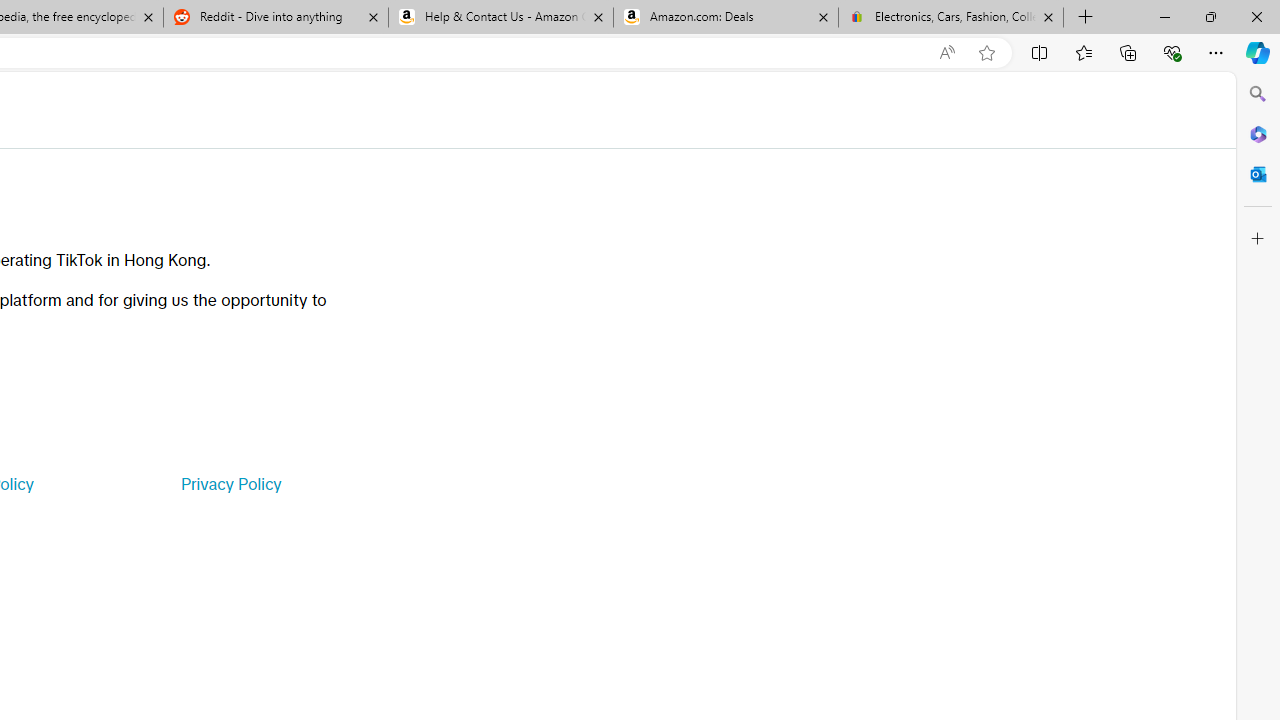  What do you see at coordinates (950, 17) in the screenshot?
I see `'Electronics, Cars, Fashion, Collectibles & More | eBay'` at bounding box center [950, 17].